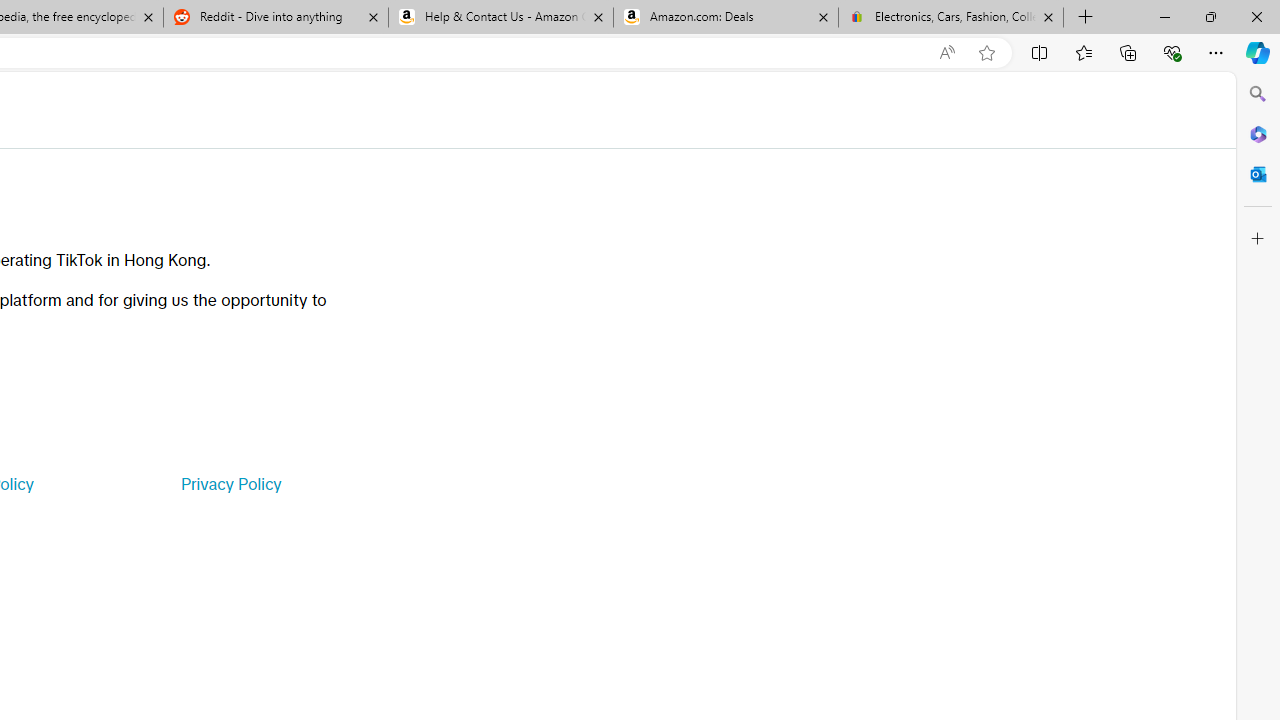  What do you see at coordinates (950, 17) in the screenshot?
I see `'Electronics, Cars, Fashion, Collectibles & More | eBay'` at bounding box center [950, 17].